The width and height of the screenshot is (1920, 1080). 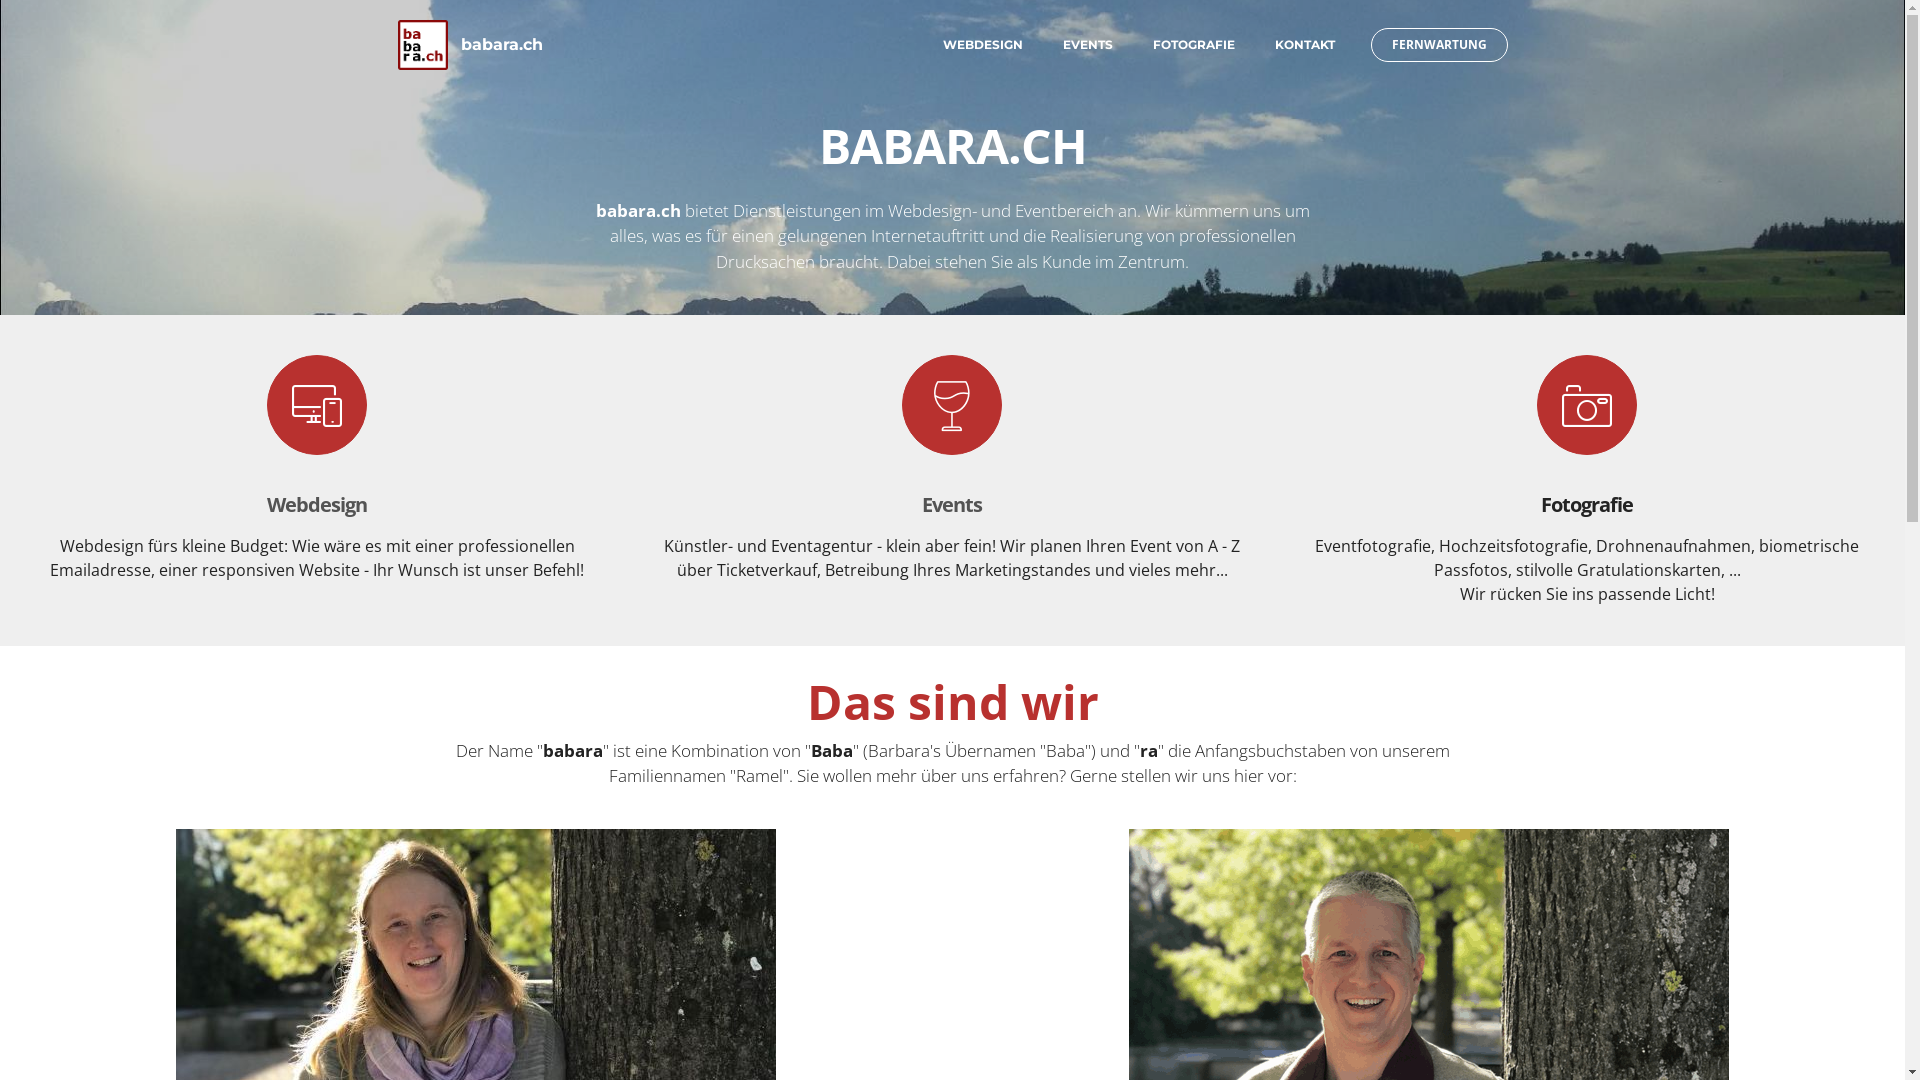 What do you see at coordinates (1085, 45) in the screenshot?
I see `'EVENTS'` at bounding box center [1085, 45].